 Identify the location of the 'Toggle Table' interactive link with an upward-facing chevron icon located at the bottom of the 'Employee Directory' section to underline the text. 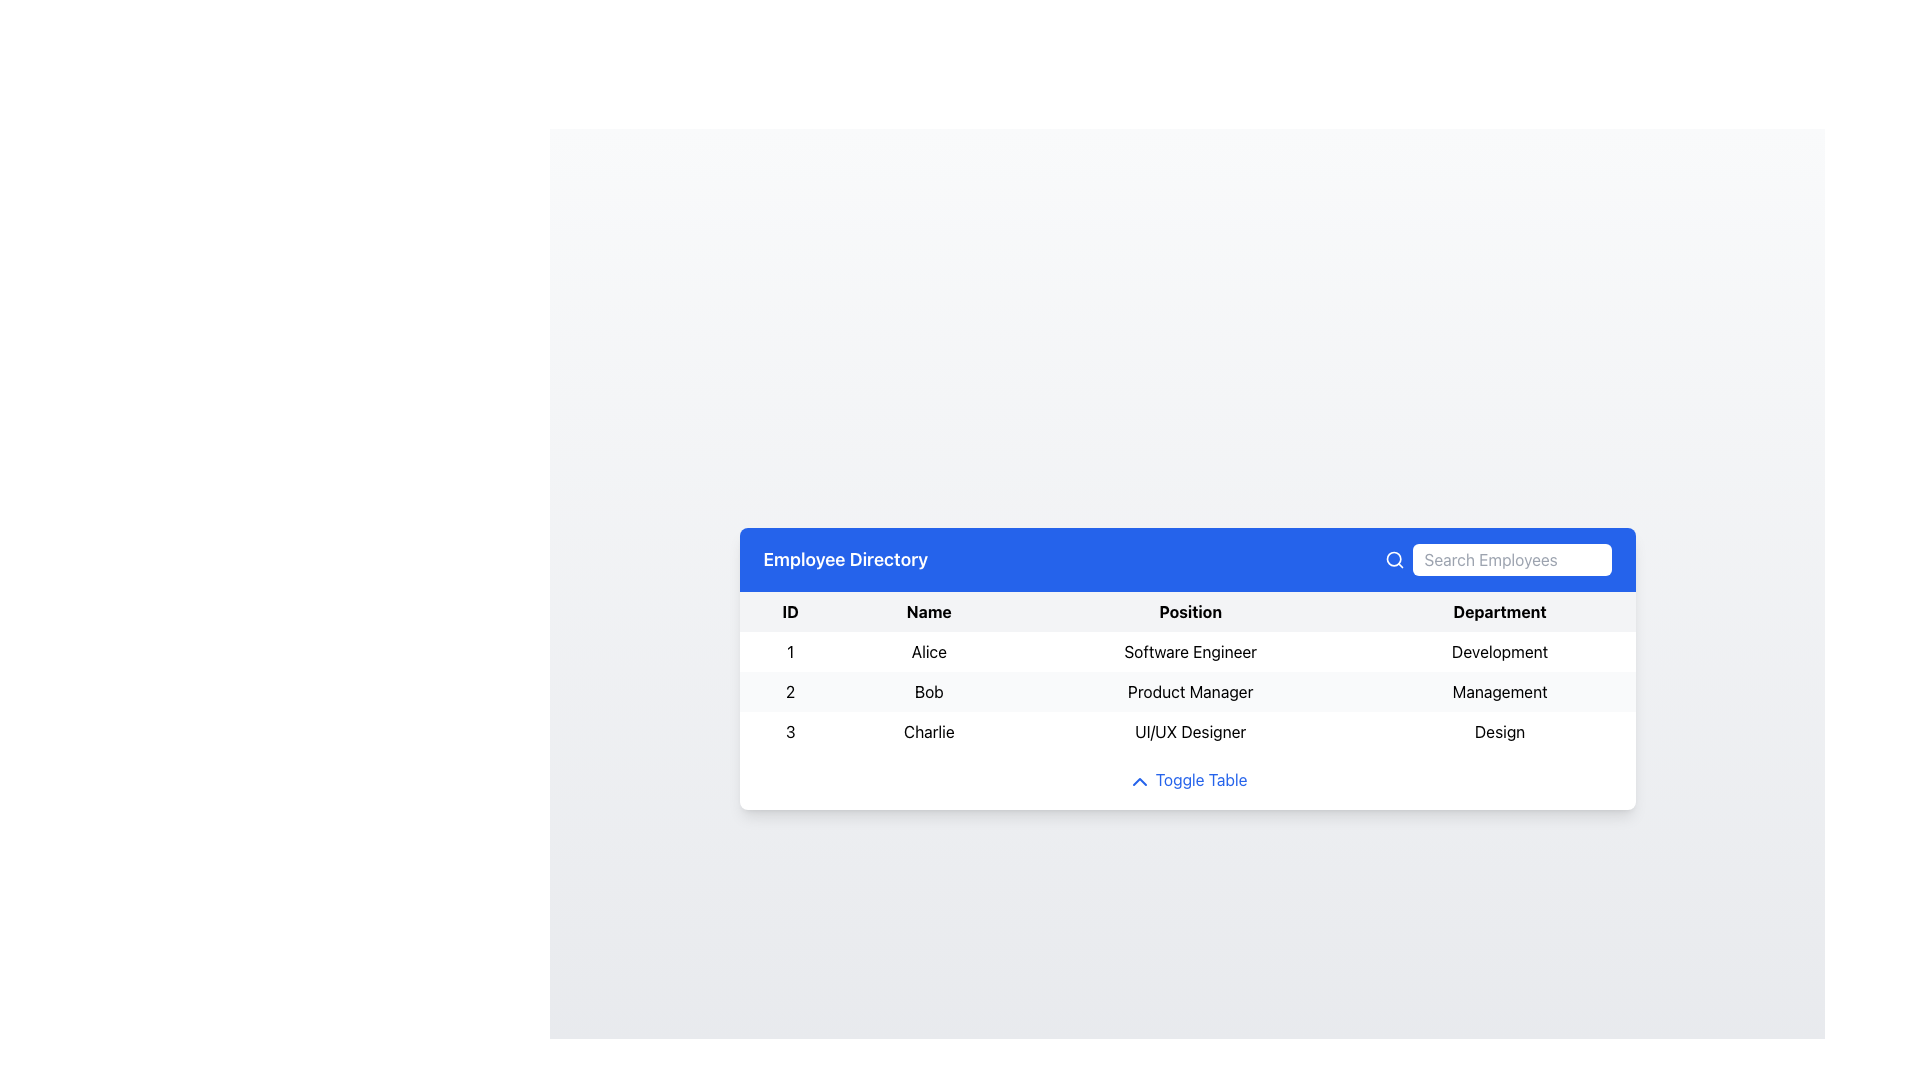
(1187, 779).